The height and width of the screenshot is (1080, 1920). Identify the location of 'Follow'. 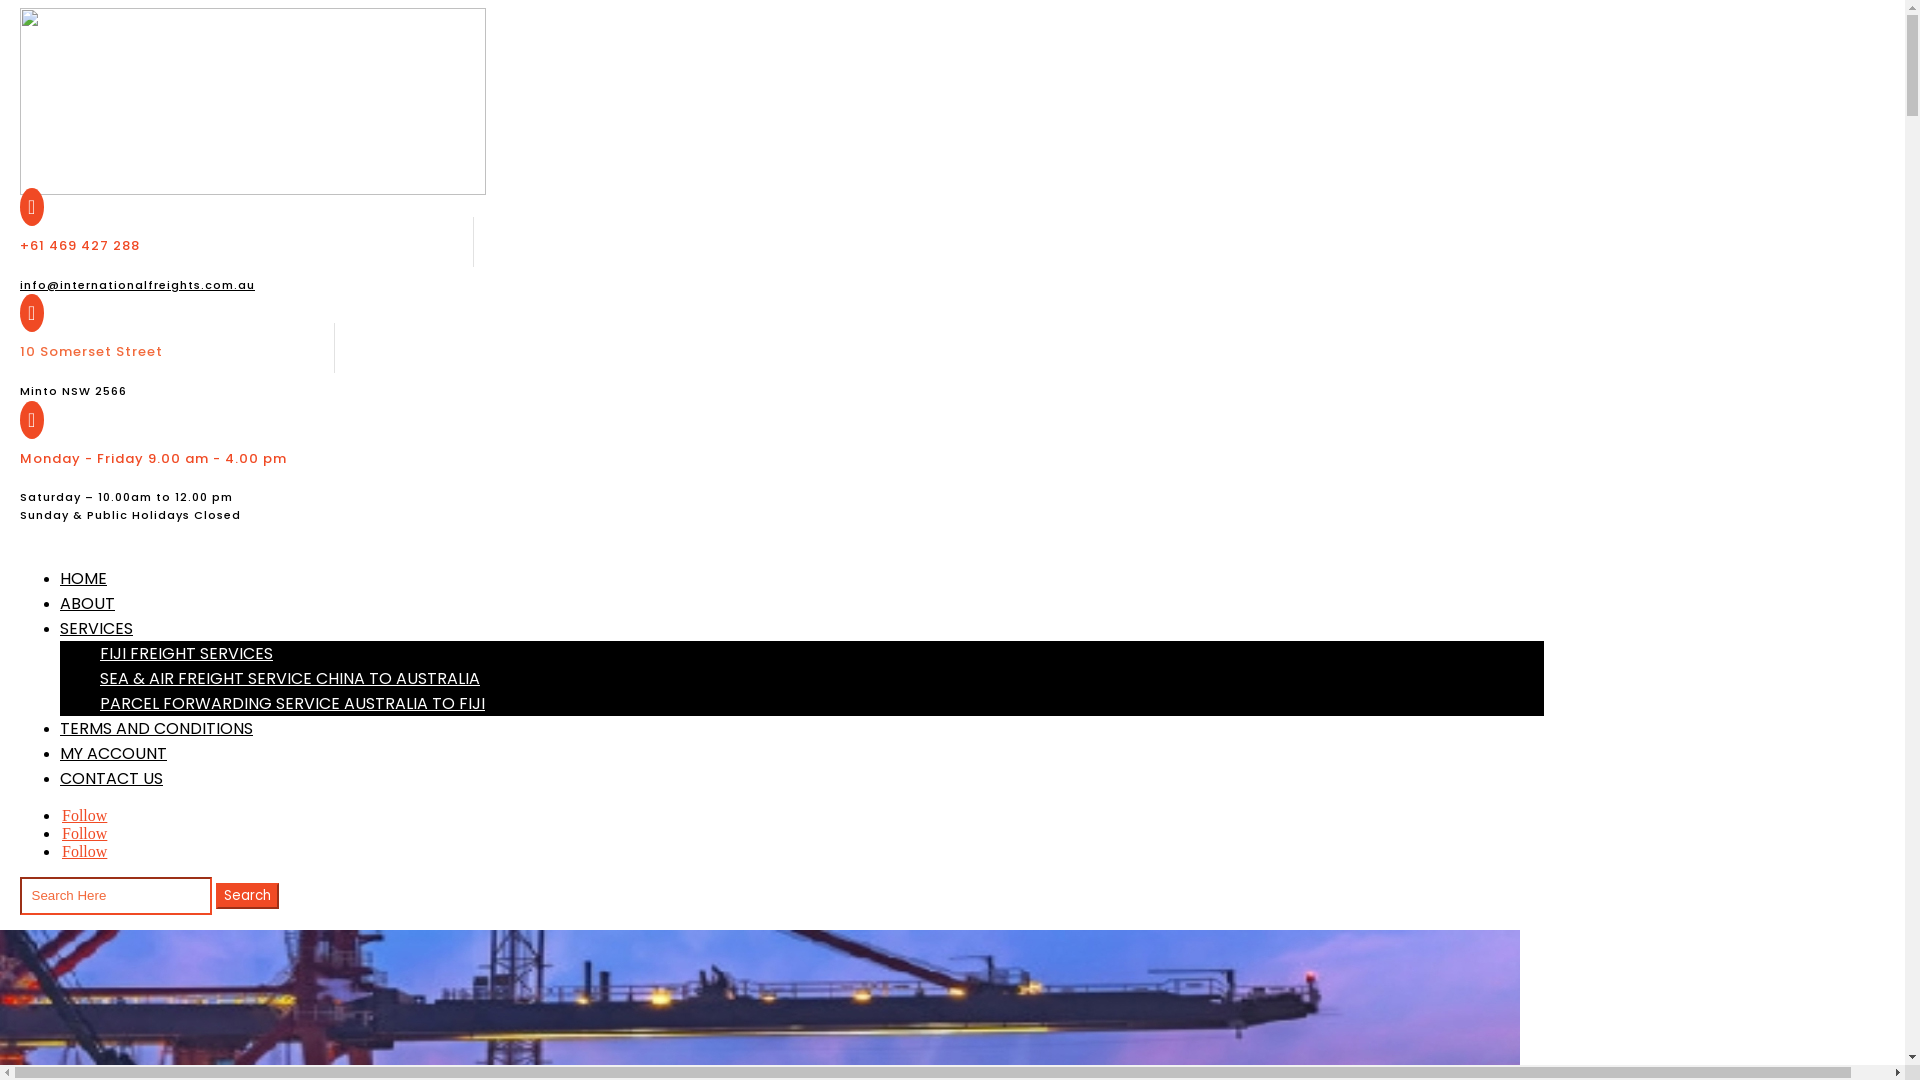
(83, 815).